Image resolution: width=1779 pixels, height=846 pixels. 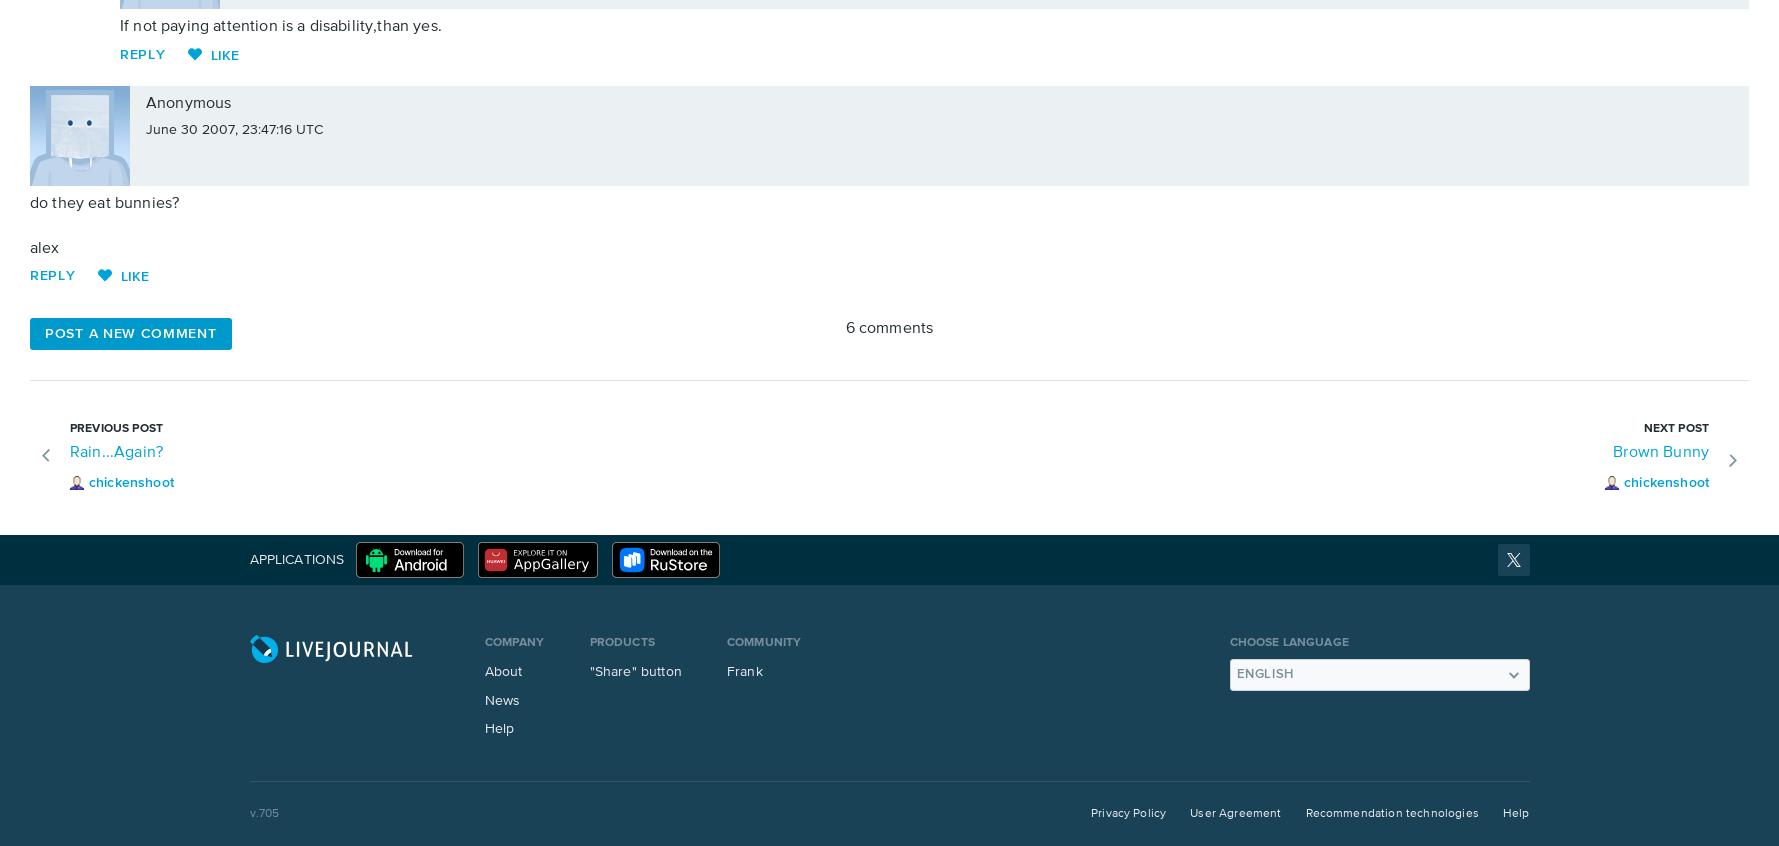 I want to click on 'PRODUCTS', so click(x=620, y=642).